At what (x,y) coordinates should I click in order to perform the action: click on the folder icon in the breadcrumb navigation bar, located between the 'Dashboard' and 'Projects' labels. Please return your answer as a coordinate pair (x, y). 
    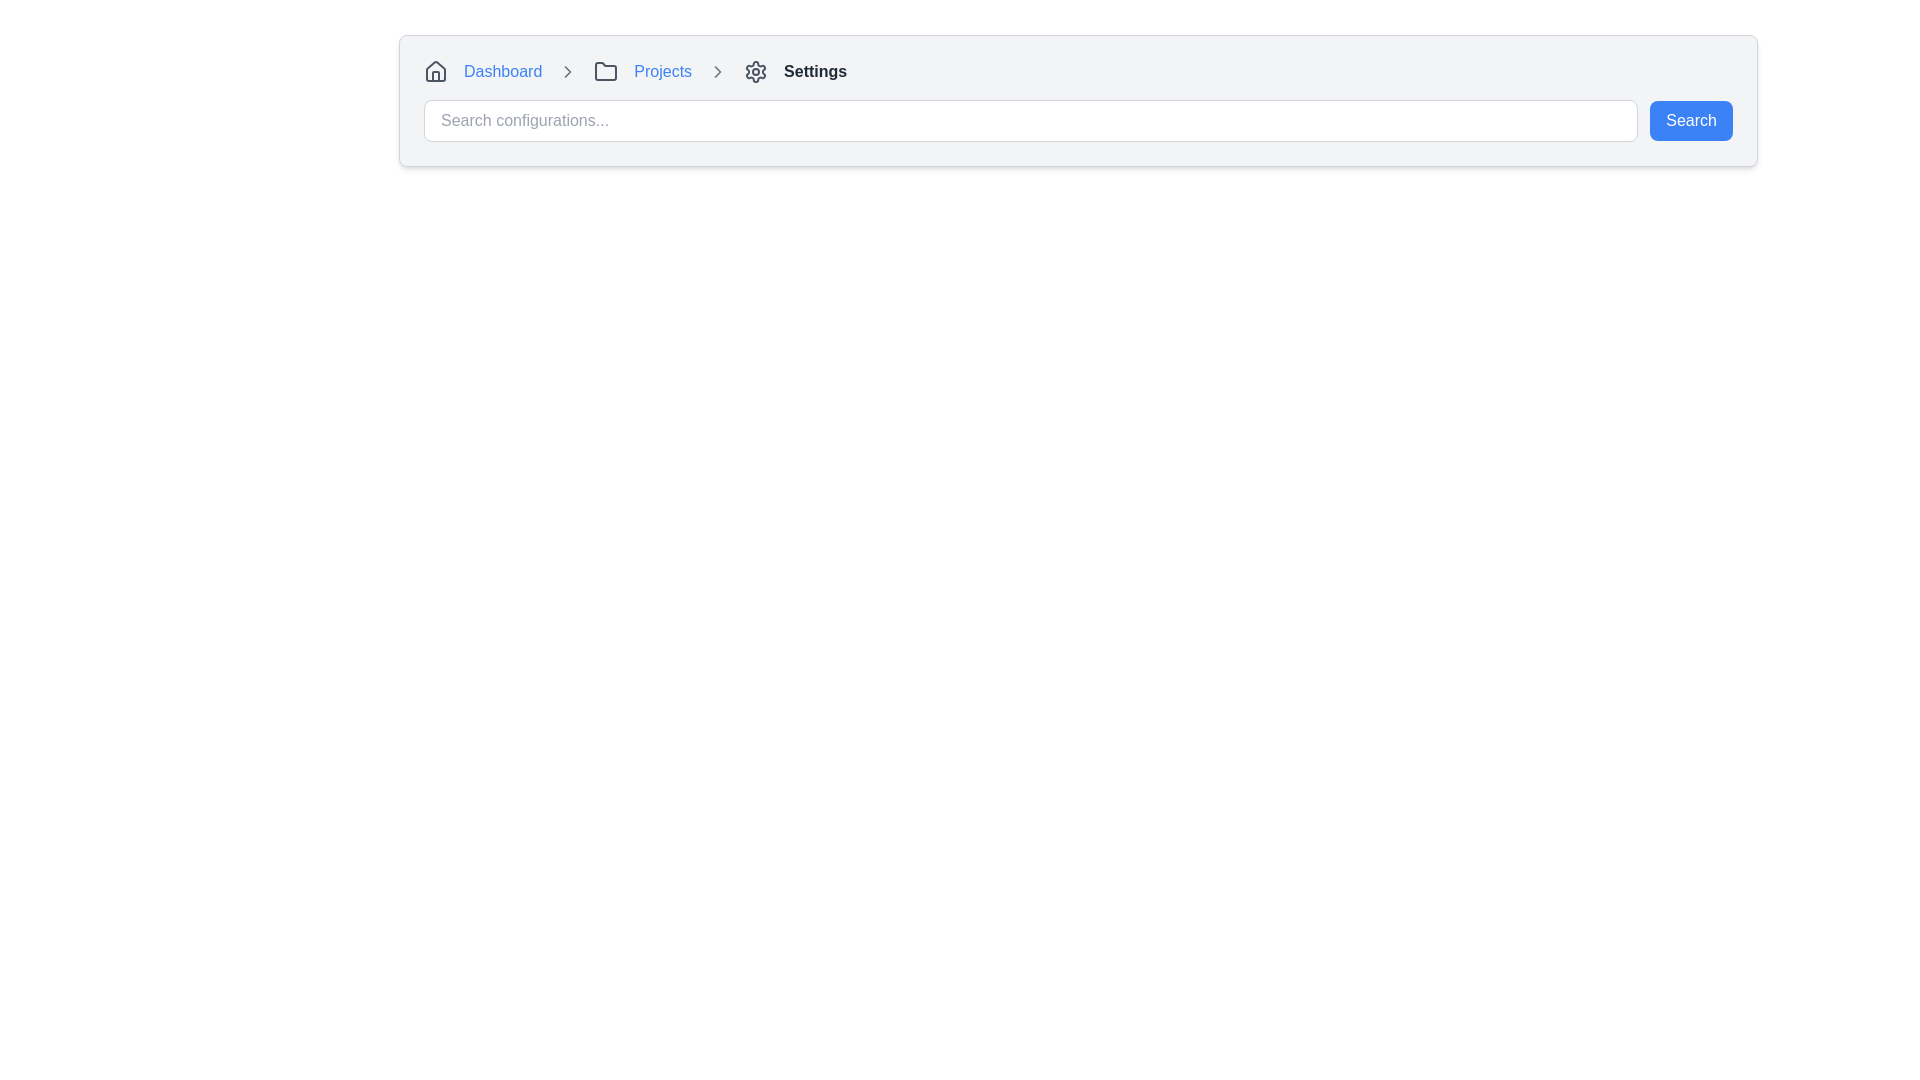
    Looking at the image, I should click on (605, 70).